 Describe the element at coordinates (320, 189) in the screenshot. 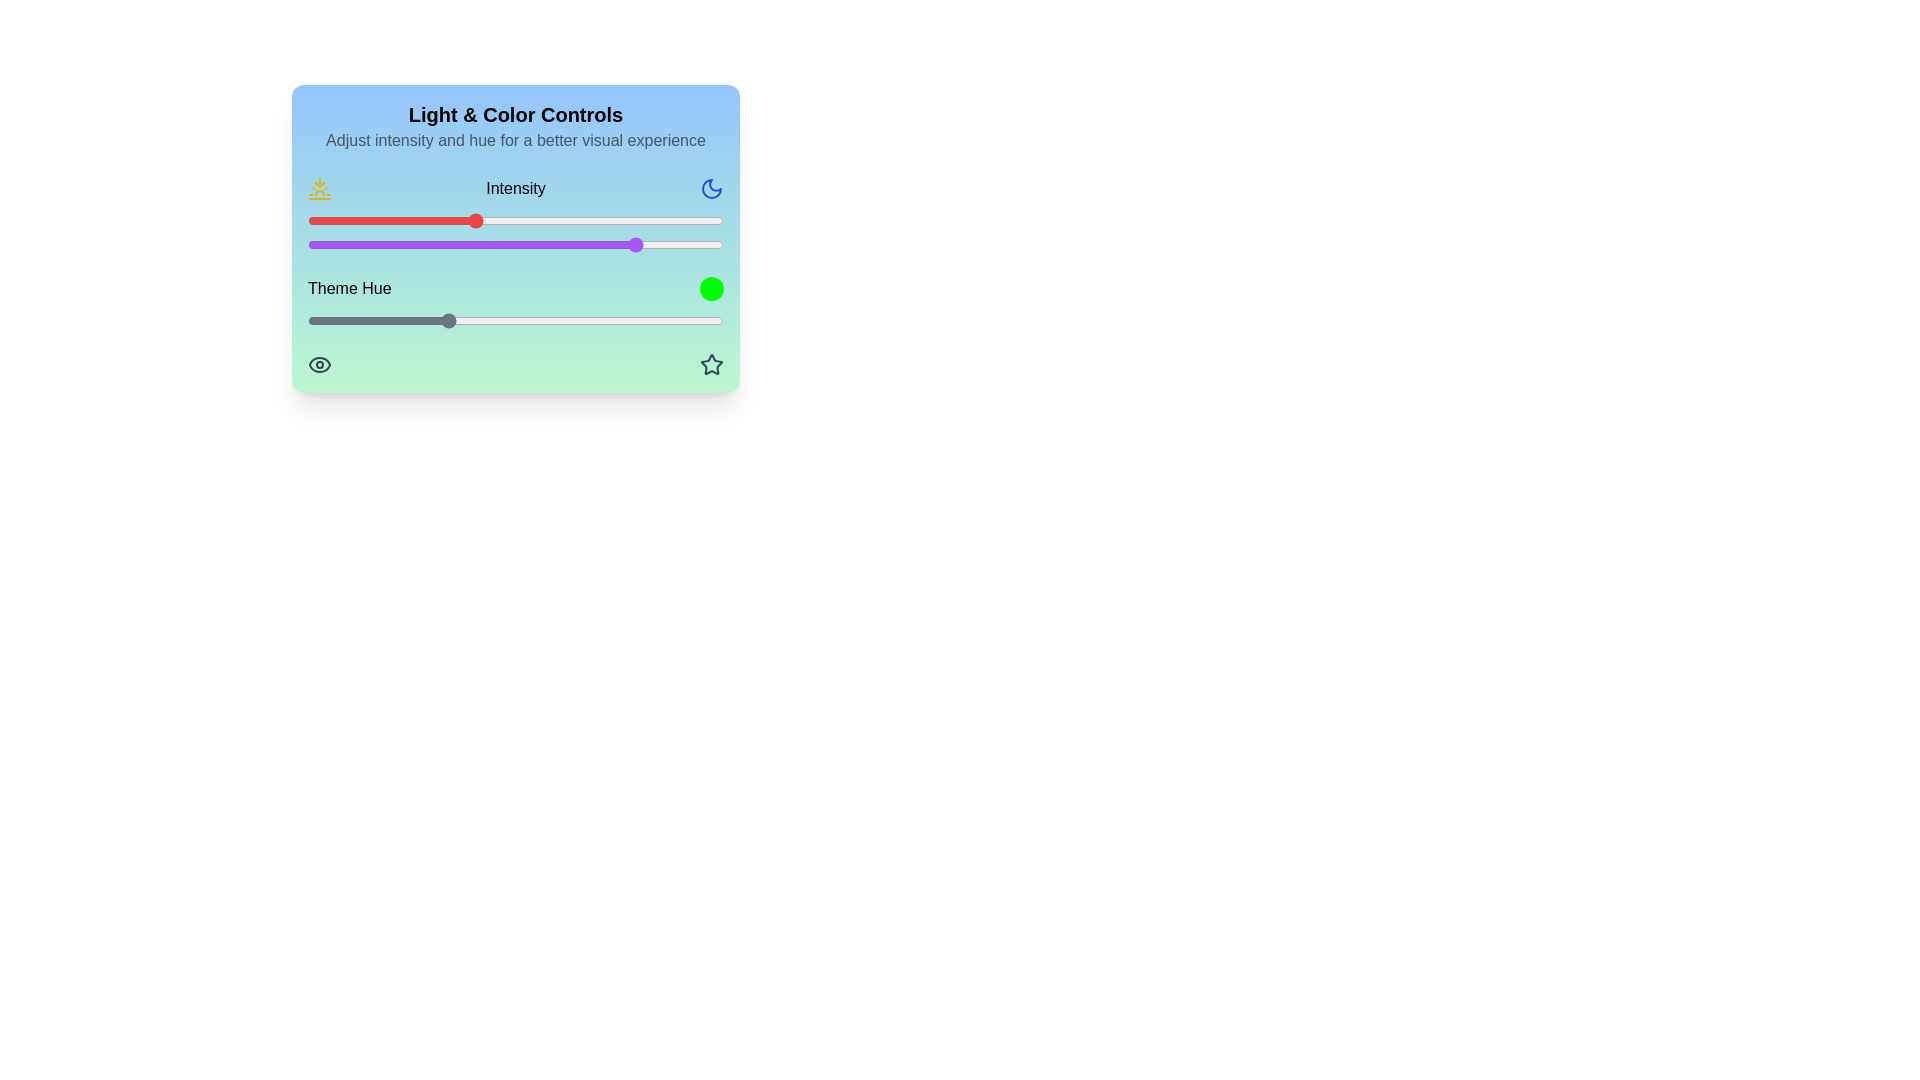

I see `the 'Sunset' icon located in the 'Intensity' section at the far left side, which is the first icon in a horizontal arrangement` at that location.